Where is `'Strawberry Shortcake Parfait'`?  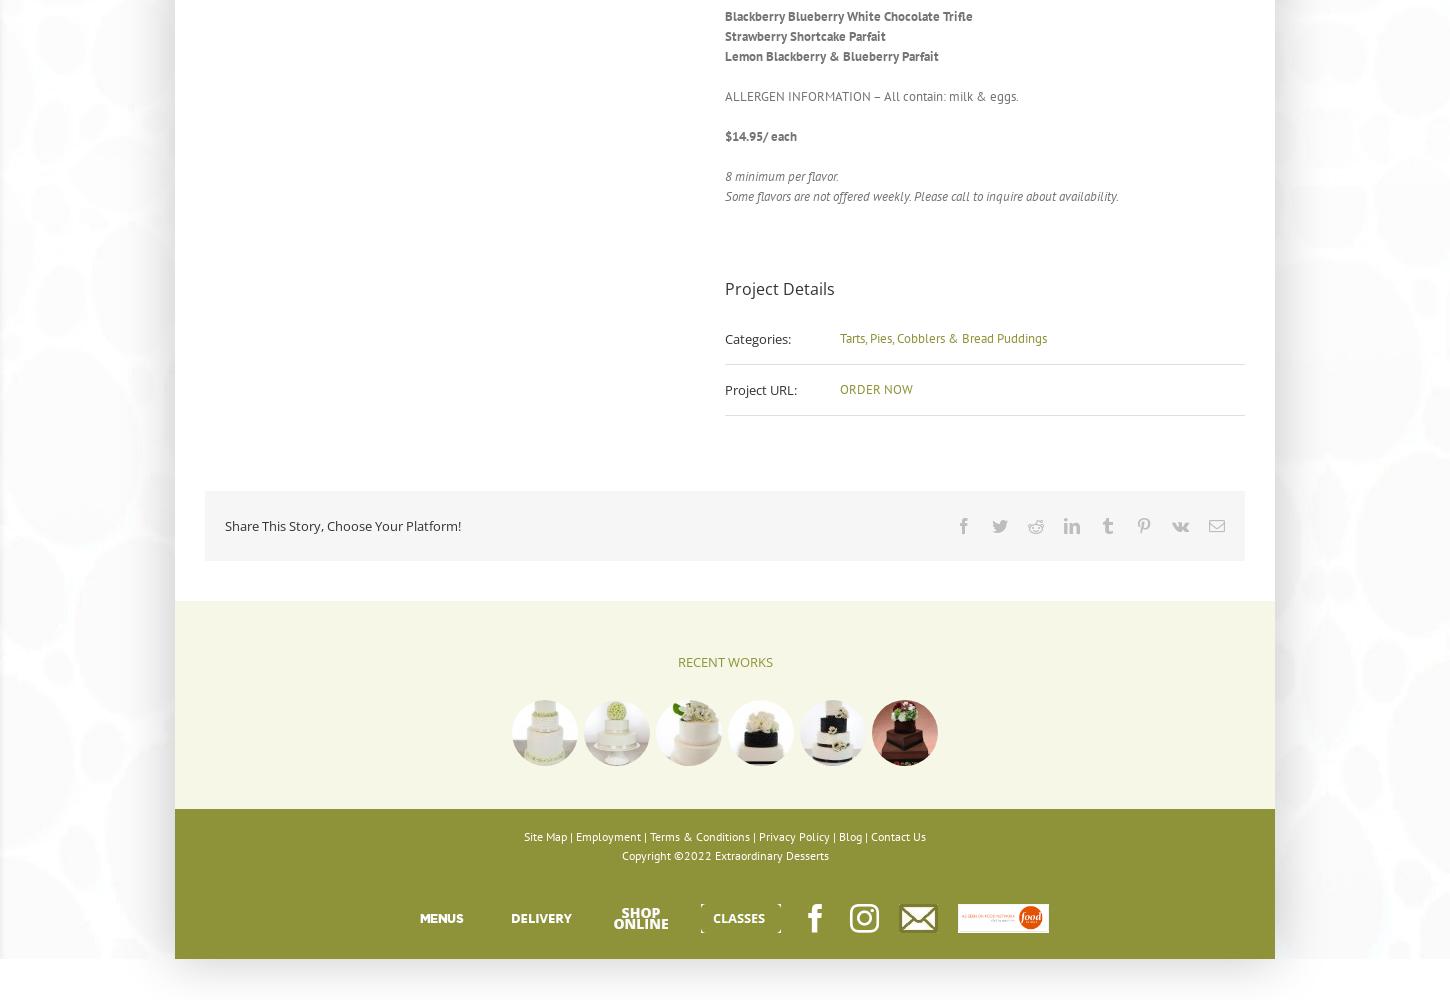
'Strawberry Shortcake Parfait' is located at coordinates (725, 36).